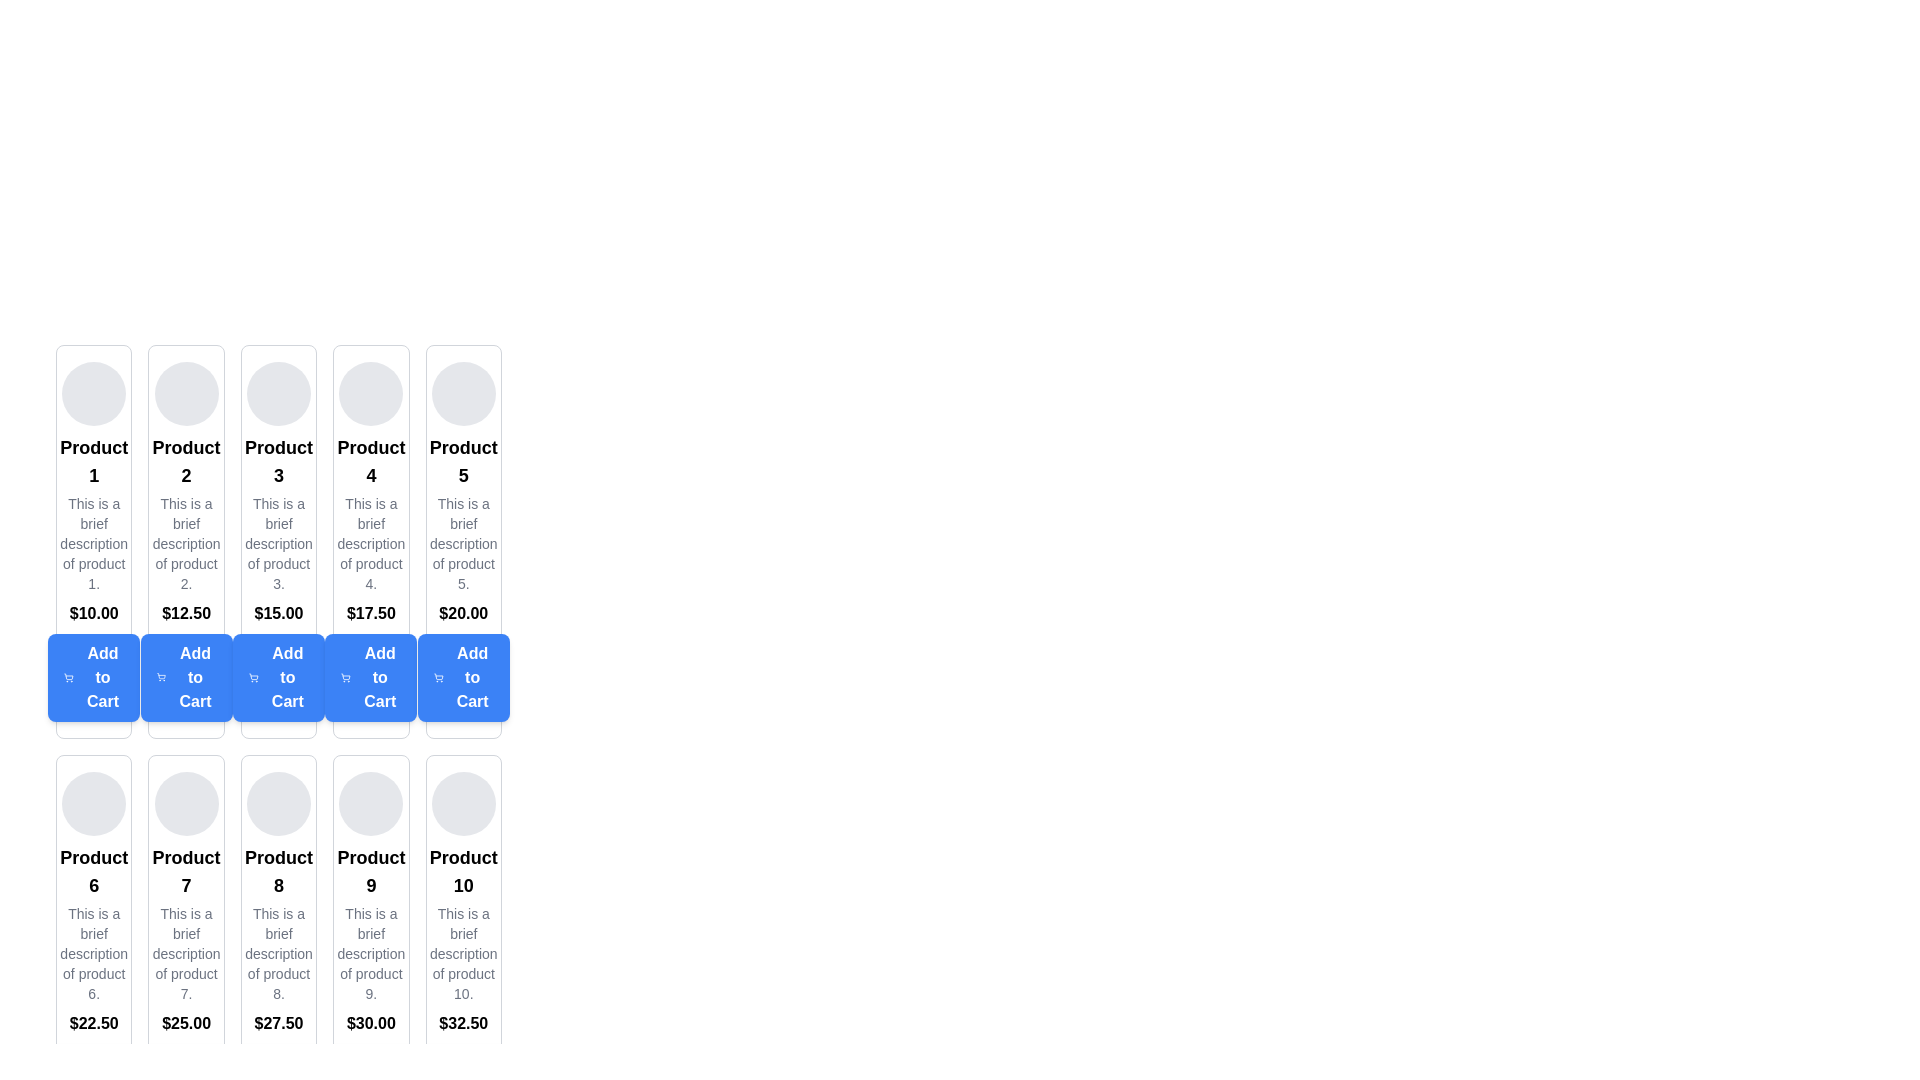 This screenshot has width=1920, height=1080. Describe the element at coordinates (277, 612) in the screenshot. I see `the price label displaying '$15.00' located below the product description of 'Product 3'` at that location.